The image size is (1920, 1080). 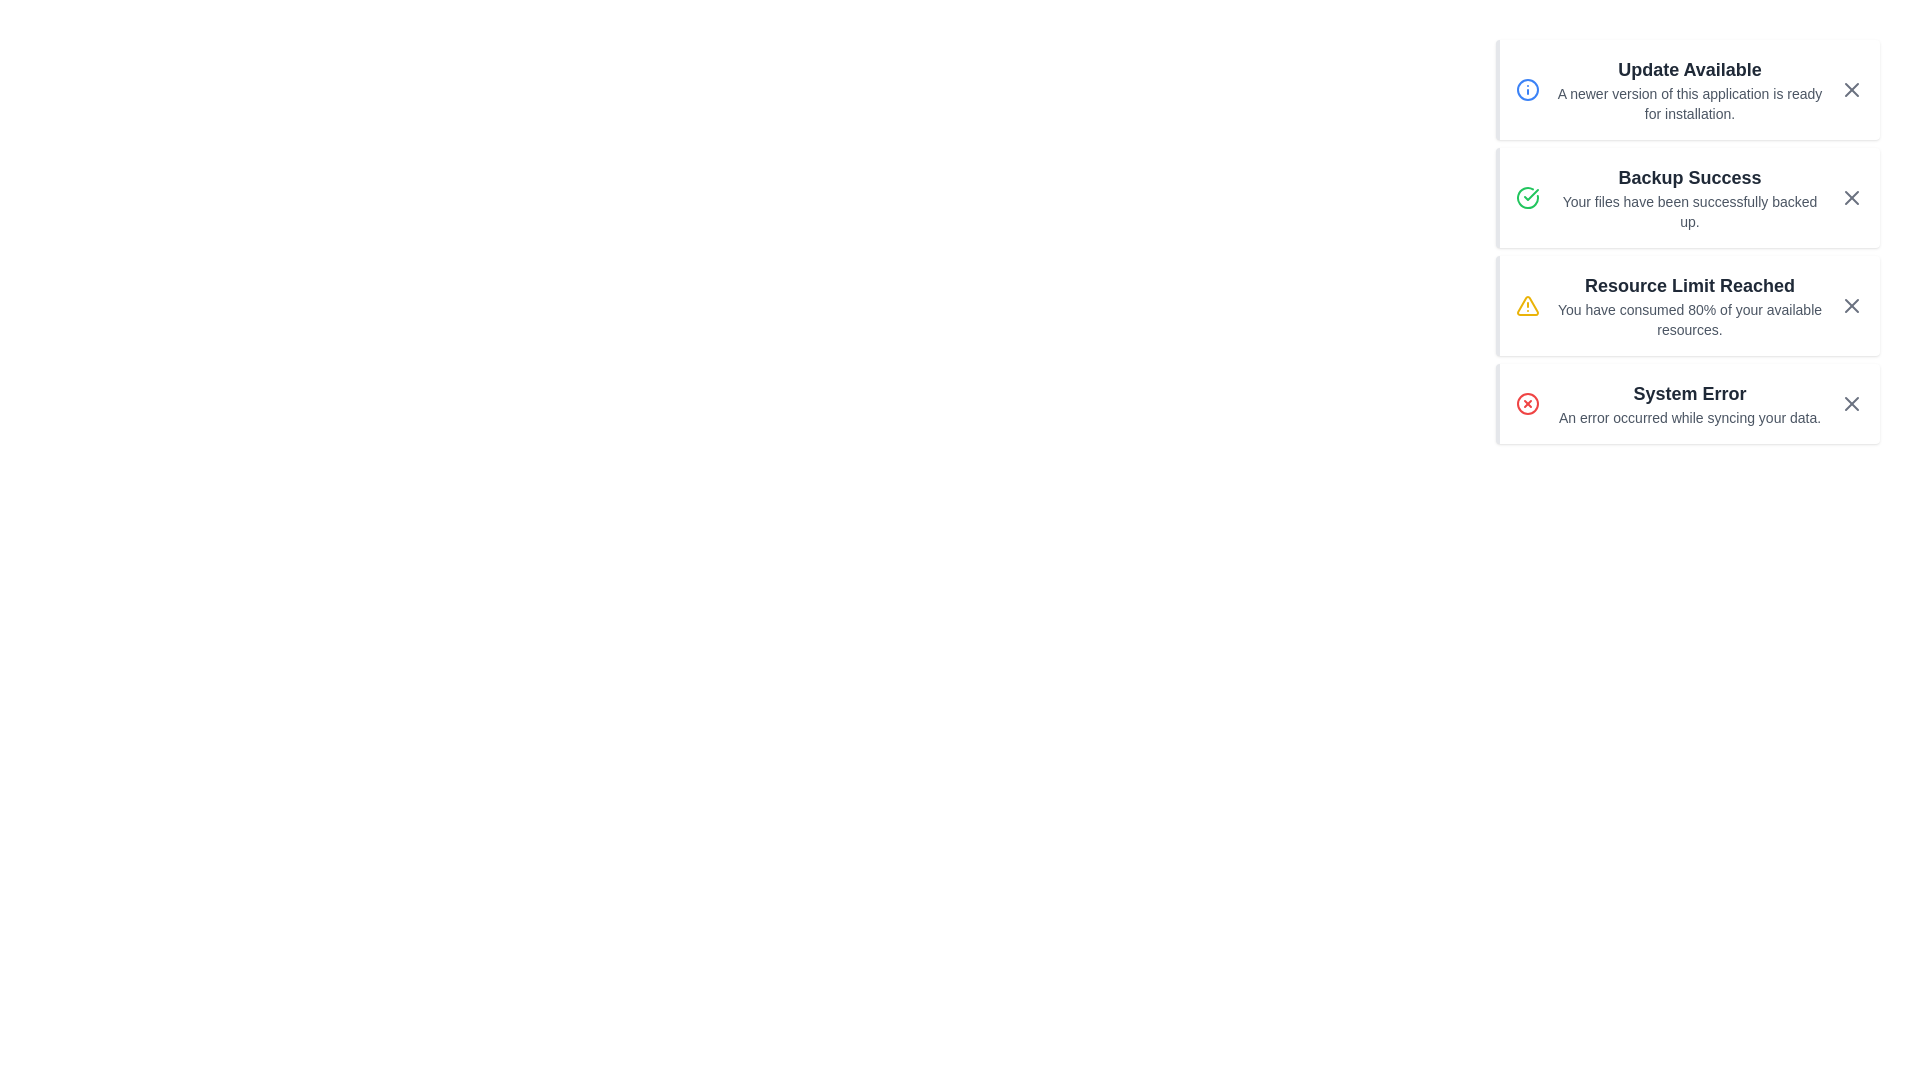 What do you see at coordinates (1851, 88) in the screenshot?
I see `the dismiss button located in the top-right corner of the 'Update Available' notification` at bounding box center [1851, 88].